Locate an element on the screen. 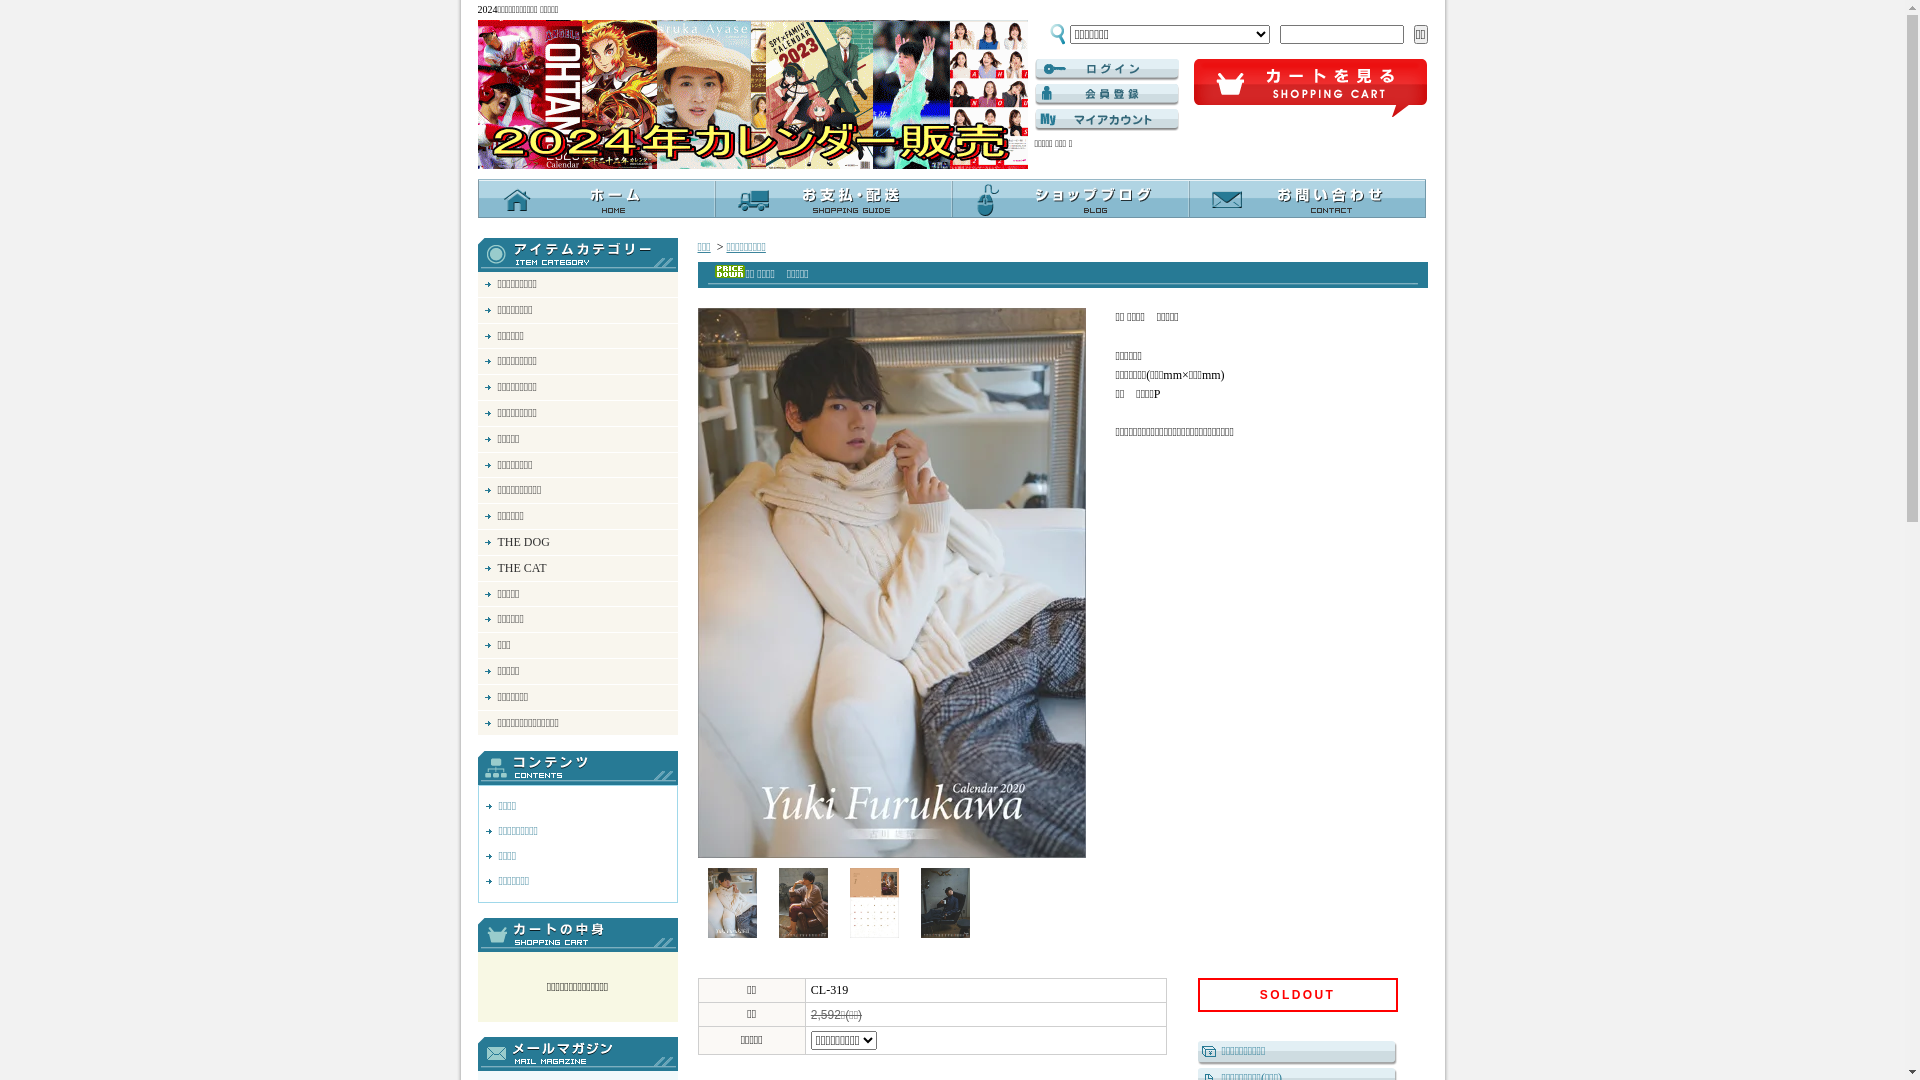  'THE DOG' is located at coordinates (576, 542).